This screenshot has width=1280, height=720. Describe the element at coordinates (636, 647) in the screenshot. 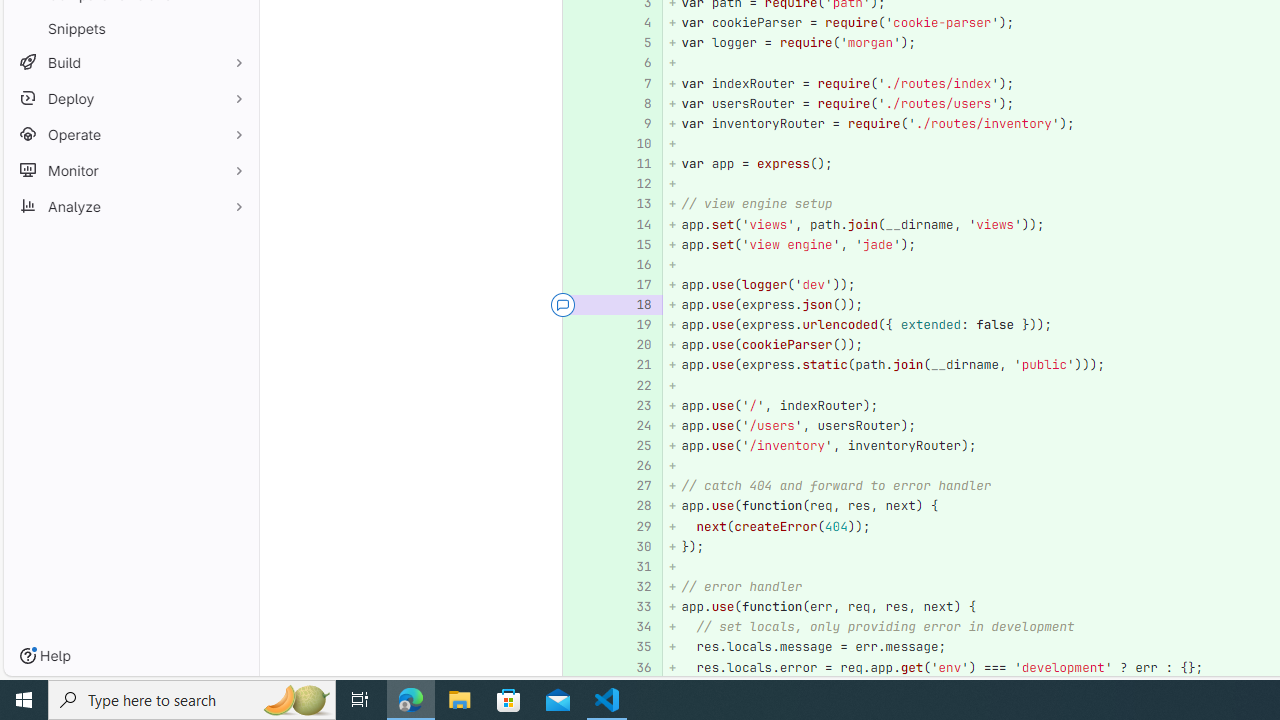

I see `'35'` at that location.